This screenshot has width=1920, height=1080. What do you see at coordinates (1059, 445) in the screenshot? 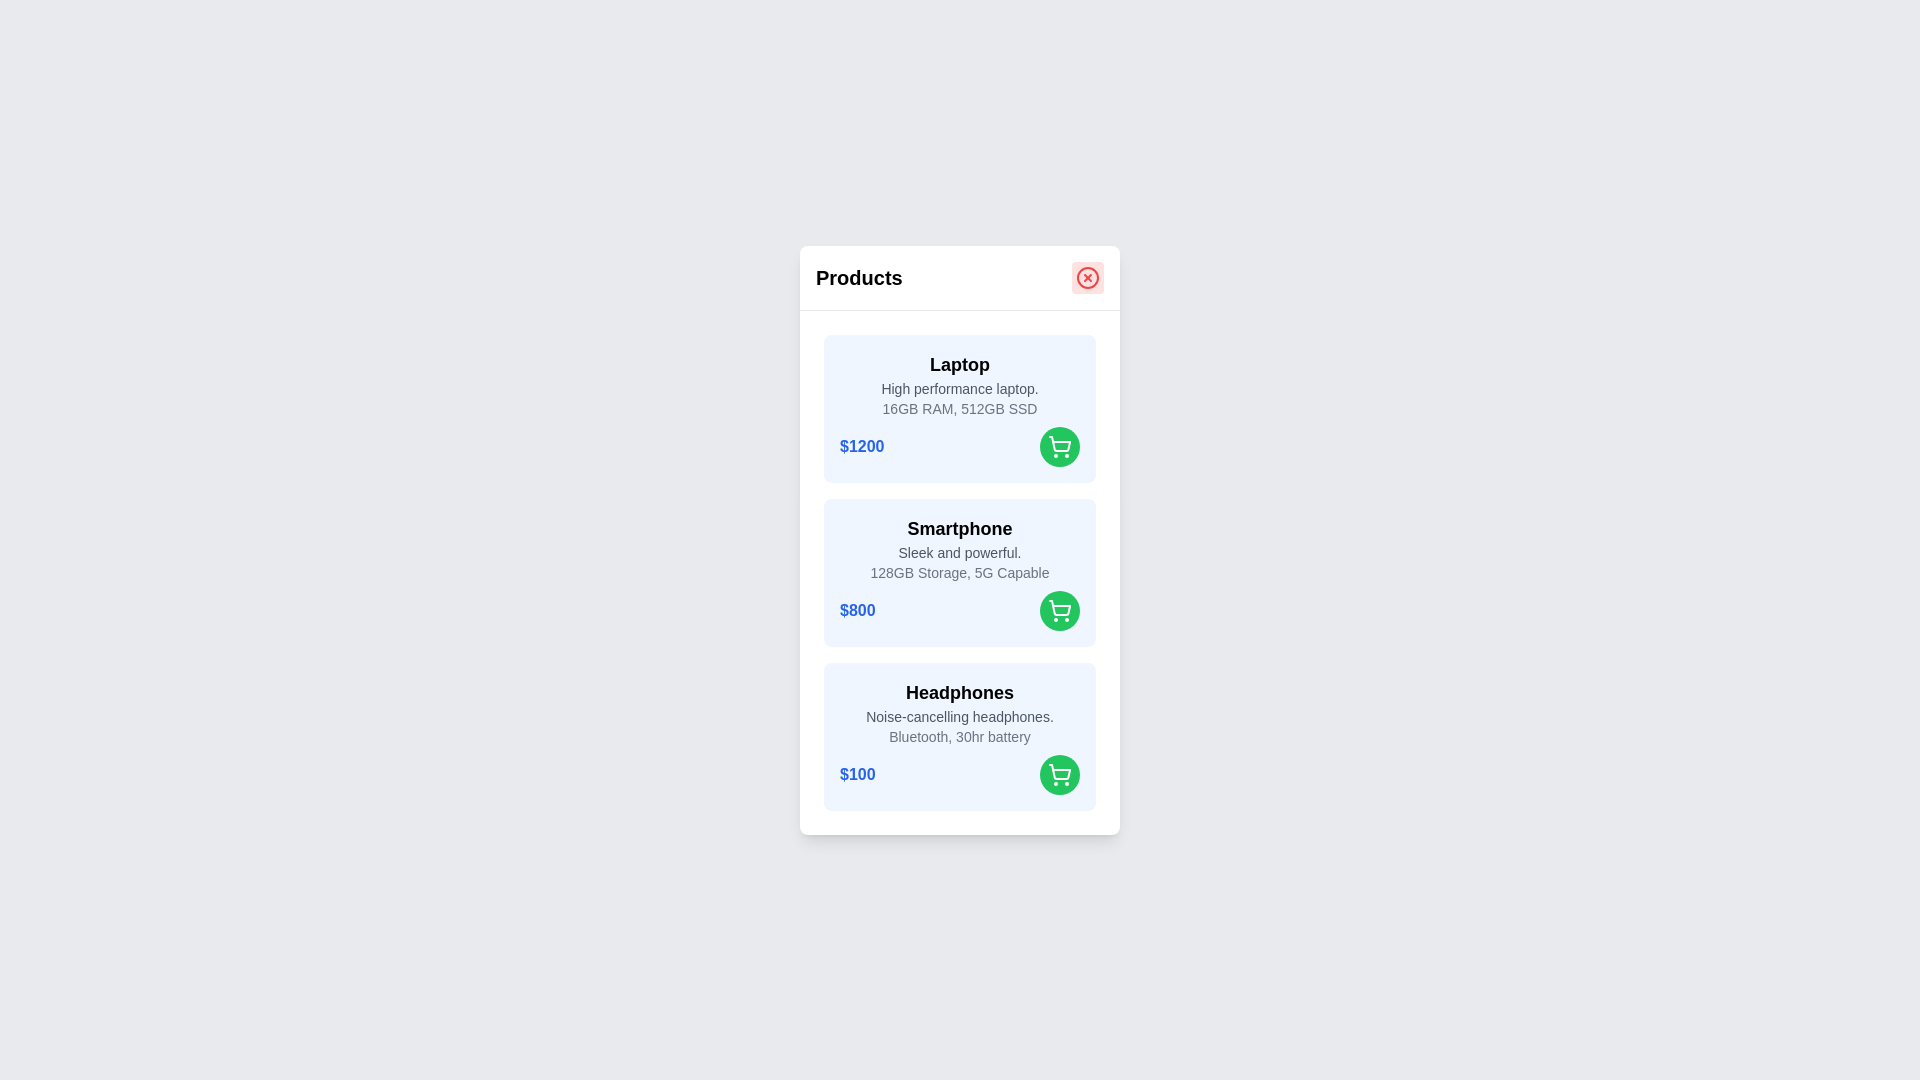
I see `the green shopping cart button corresponding to the Laptop product to add it to the cart` at bounding box center [1059, 445].